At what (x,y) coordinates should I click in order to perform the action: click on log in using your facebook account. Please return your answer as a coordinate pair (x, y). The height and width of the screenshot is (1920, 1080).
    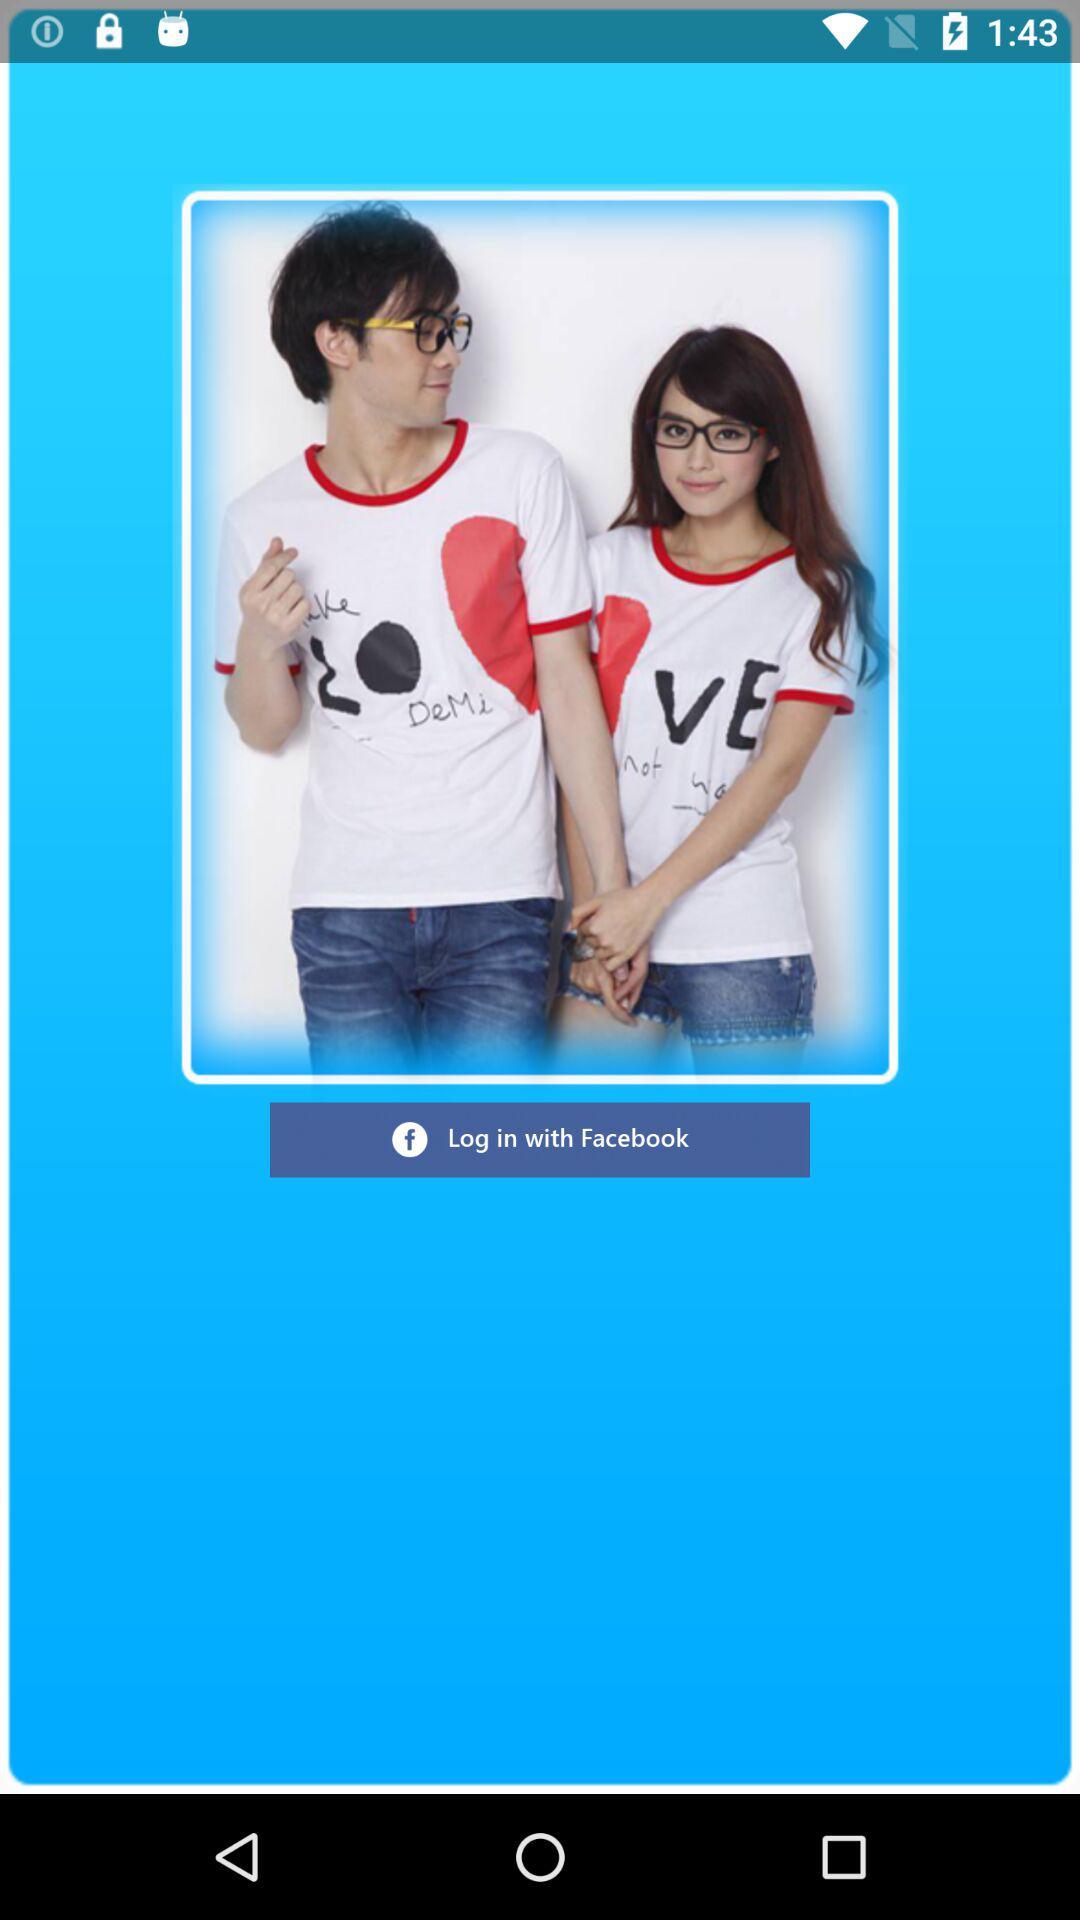
    Looking at the image, I should click on (540, 1140).